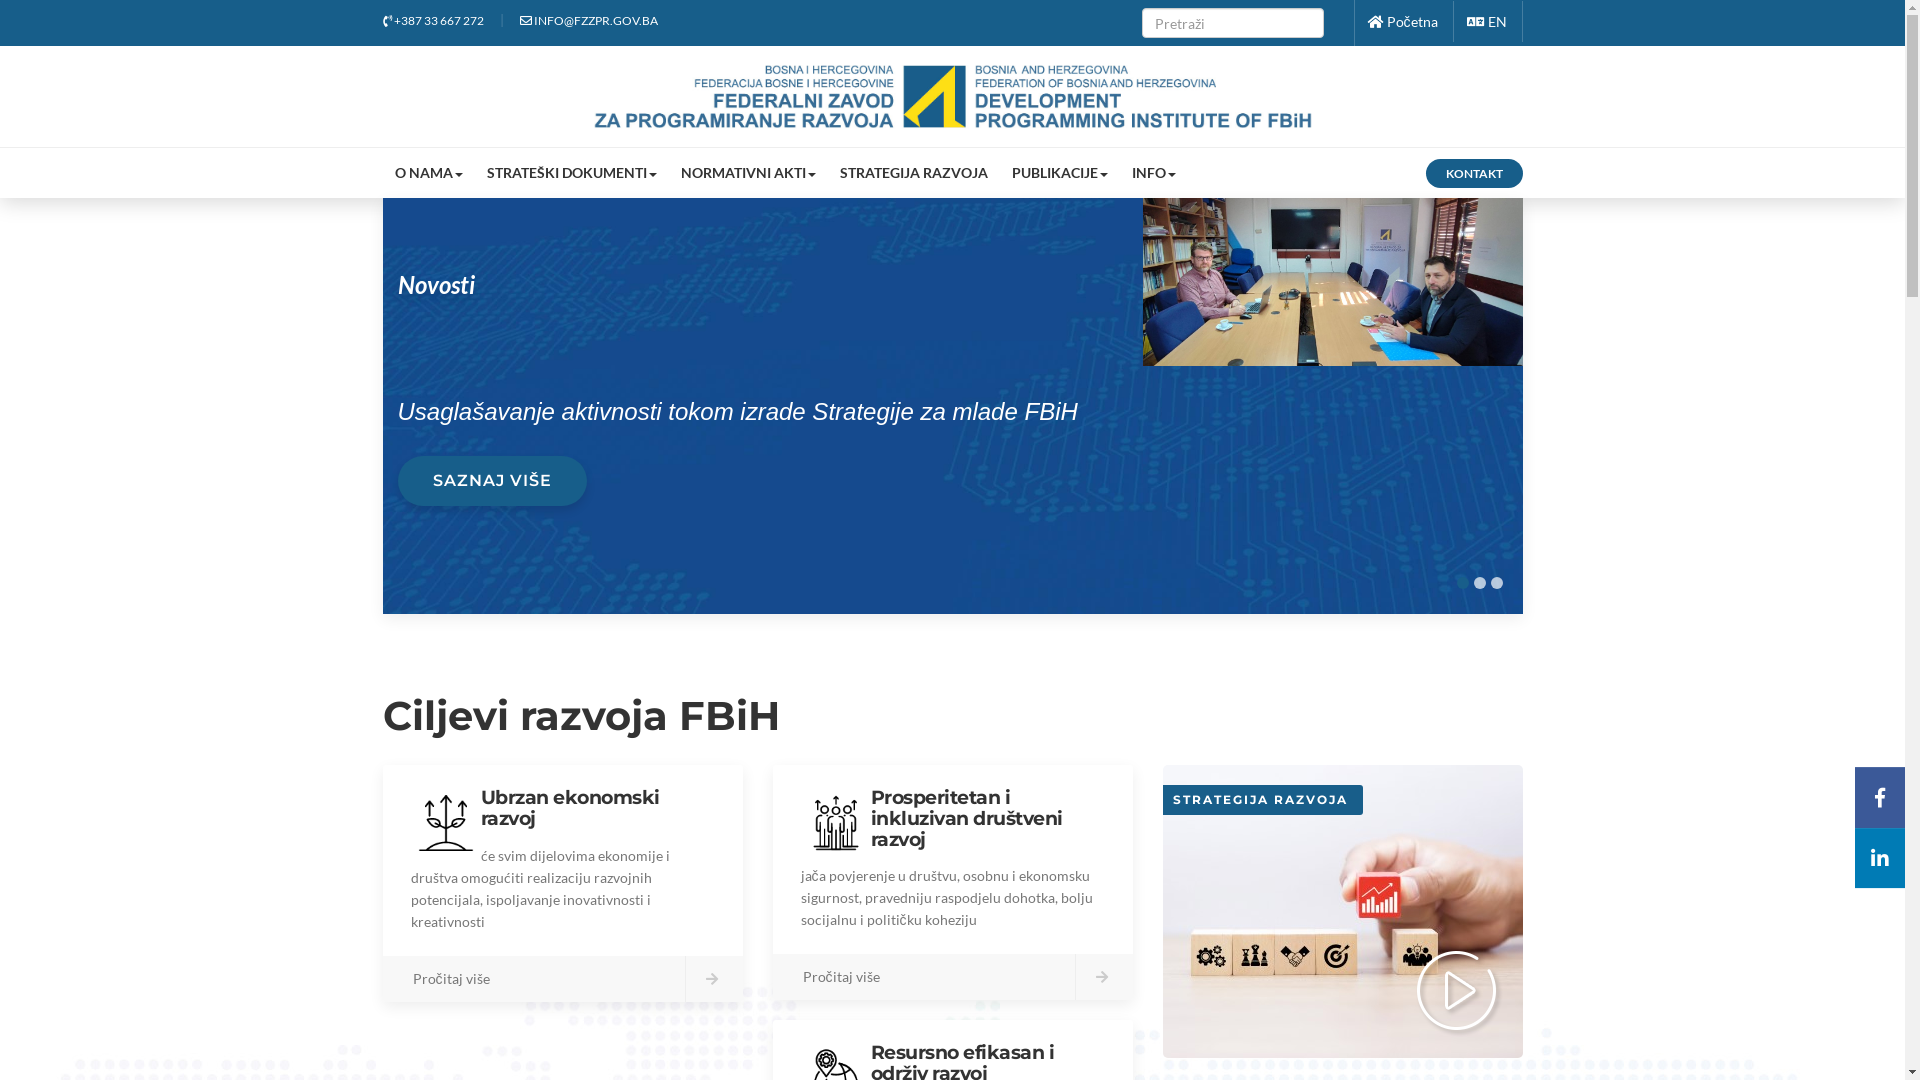 Image resolution: width=1920 pixels, height=1080 pixels. What do you see at coordinates (1153, 172) in the screenshot?
I see `'INFO'` at bounding box center [1153, 172].